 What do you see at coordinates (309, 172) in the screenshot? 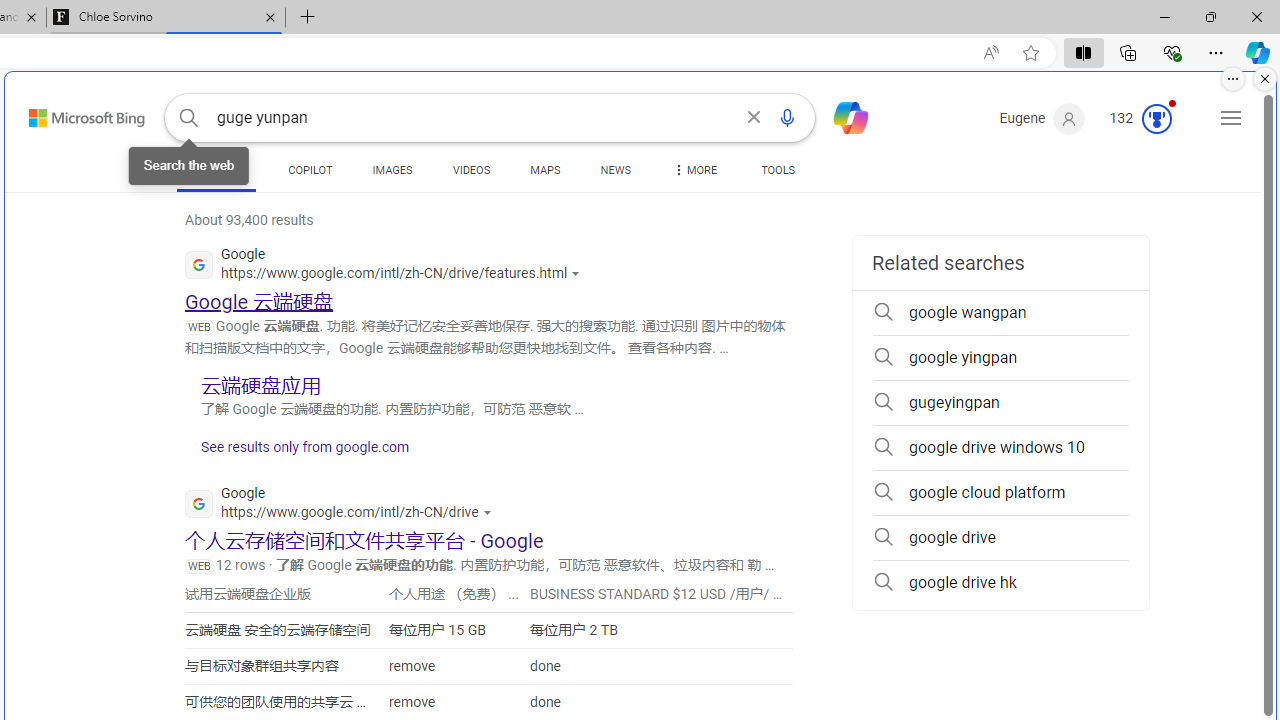
I see `'COPILOT'` at bounding box center [309, 172].